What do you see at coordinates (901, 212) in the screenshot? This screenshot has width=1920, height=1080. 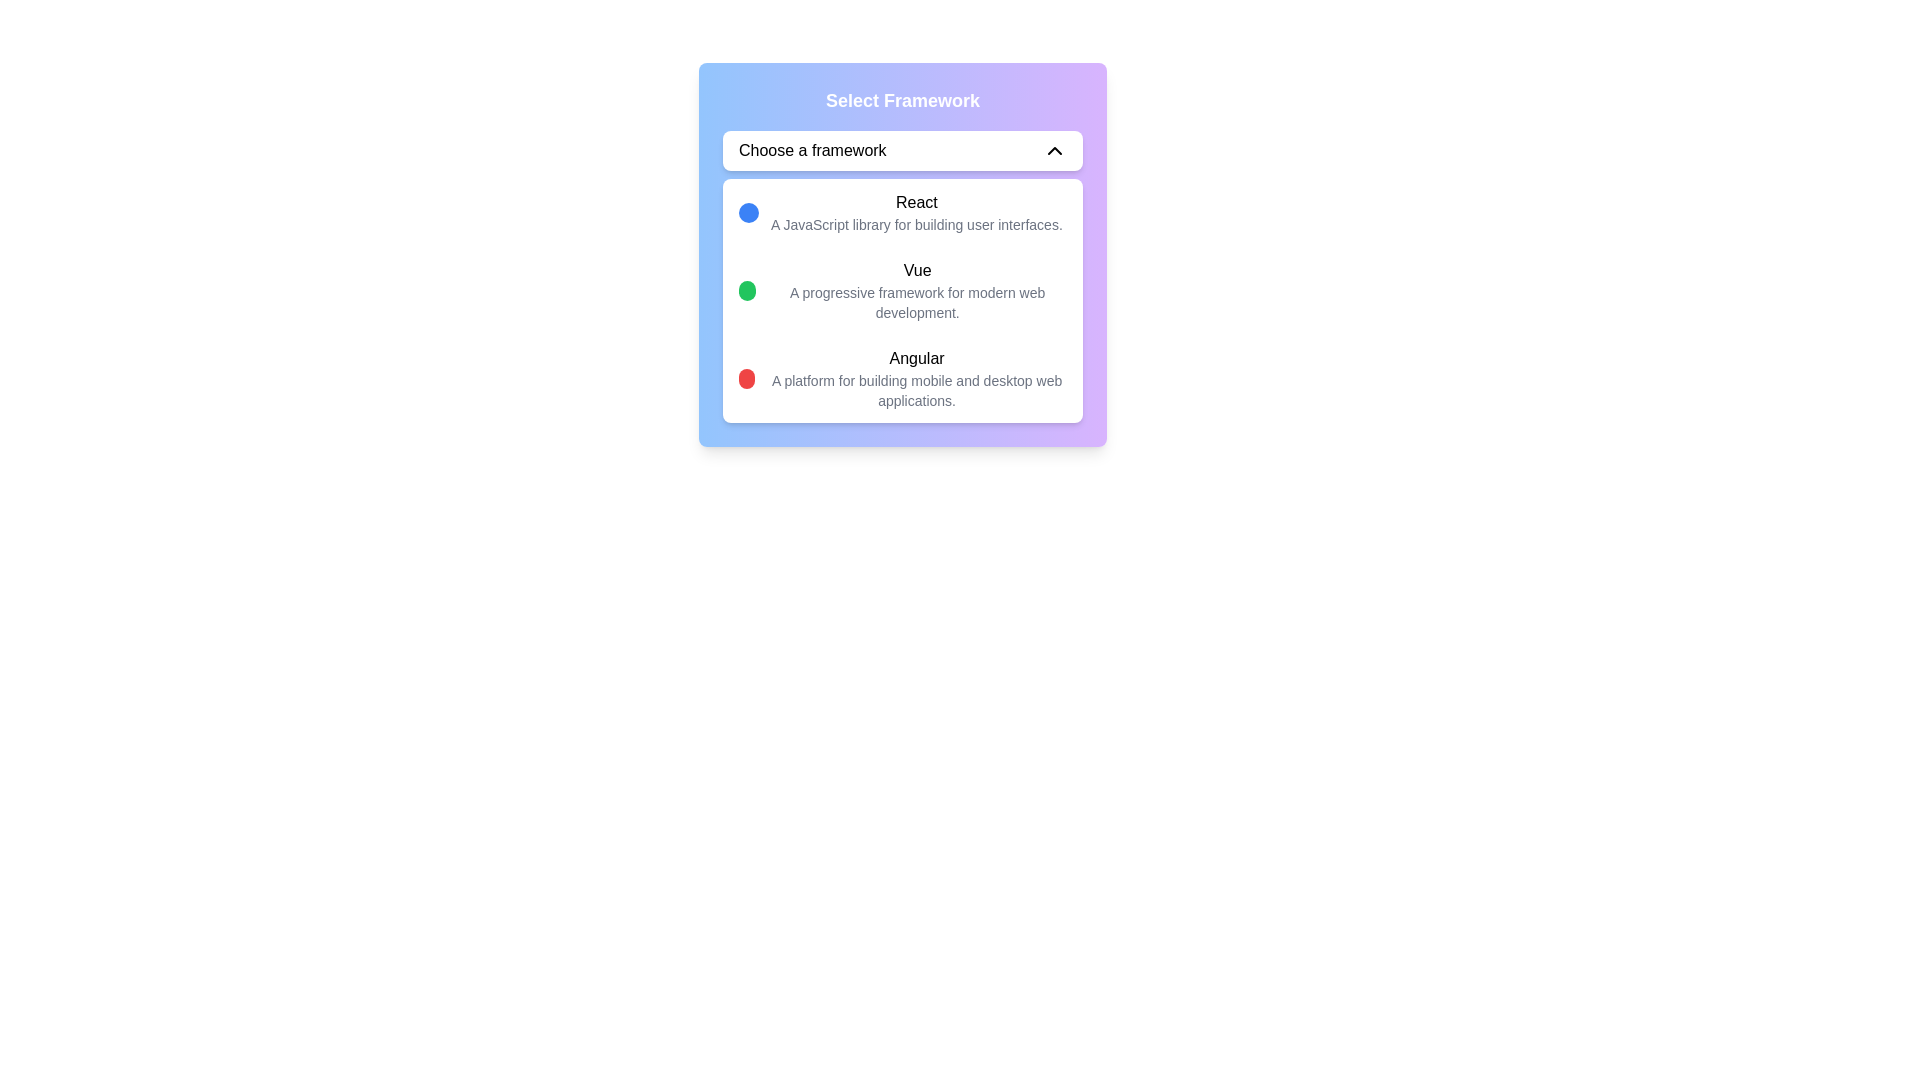 I see `the first list item with a blue circular marker and the title 'React'` at bounding box center [901, 212].